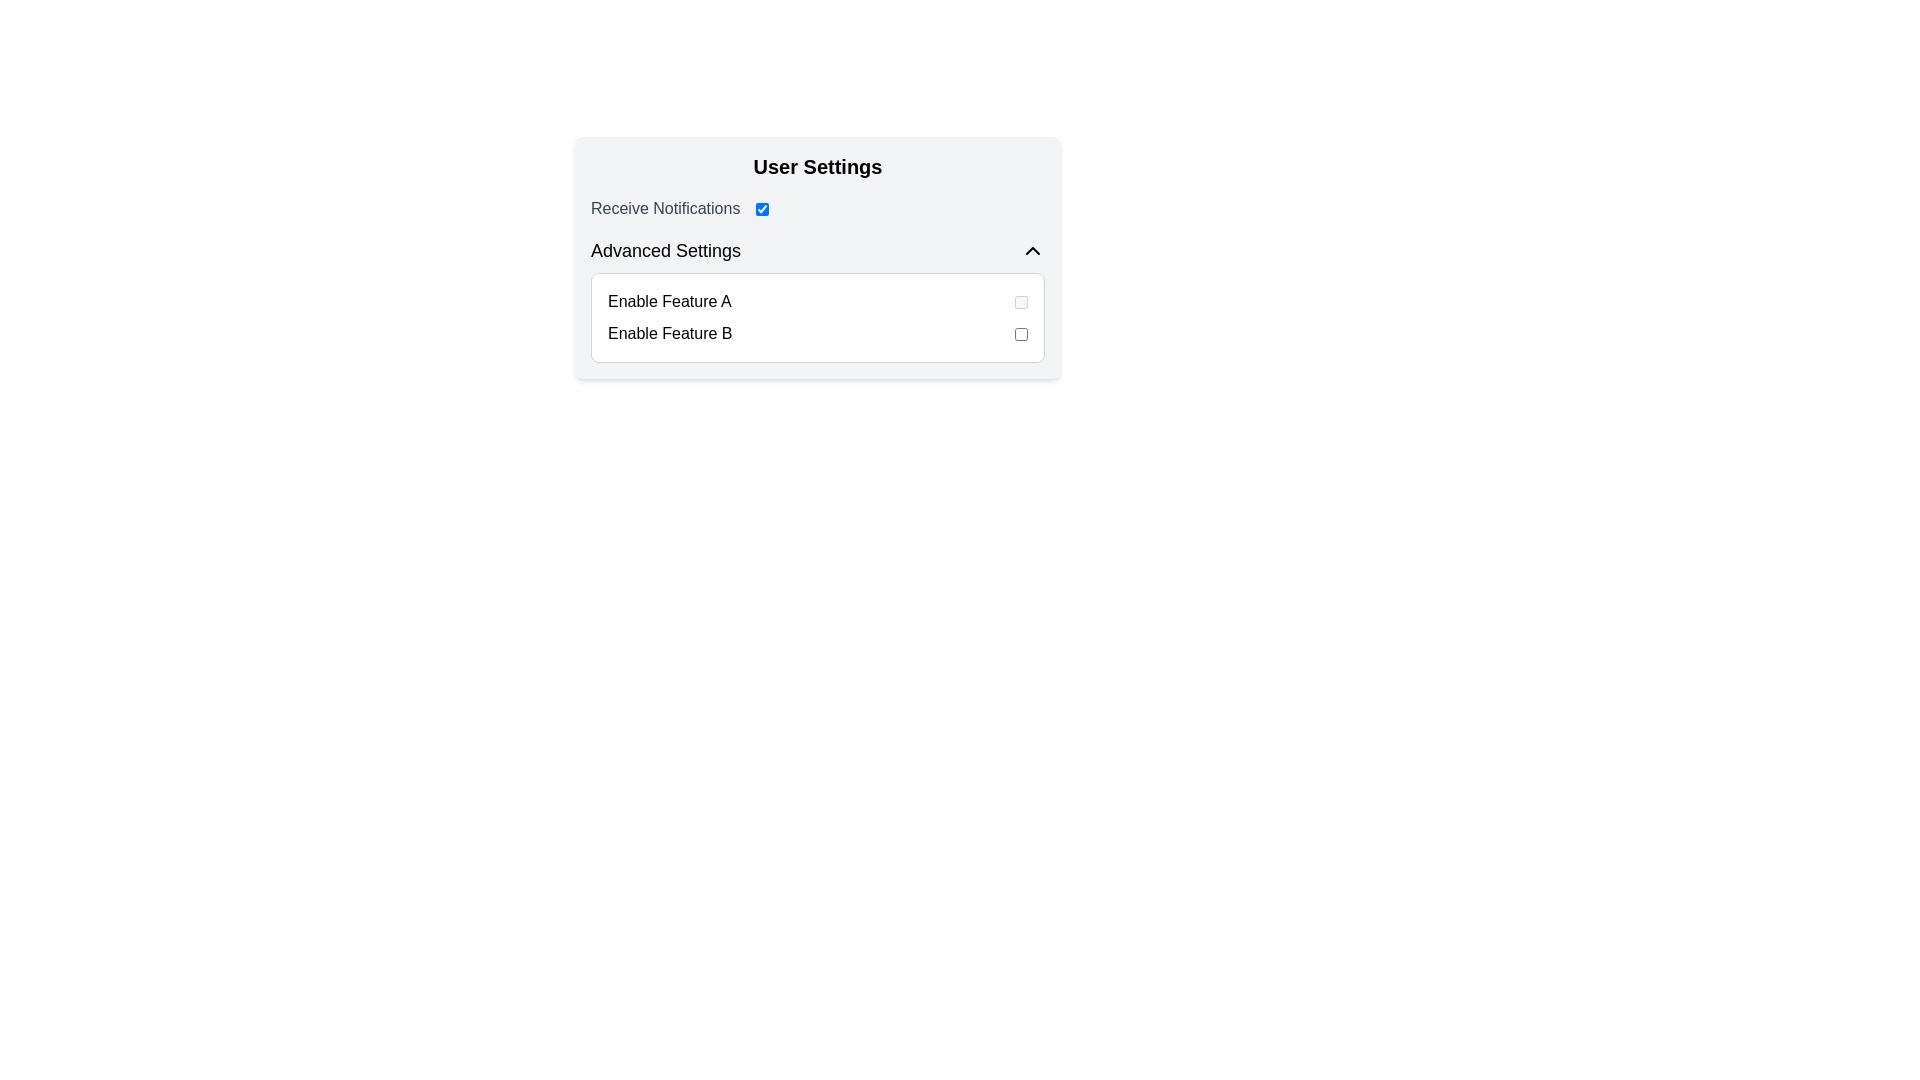 Image resolution: width=1920 pixels, height=1080 pixels. I want to click on the toggle switch styled as a checkbox located to the right of the text 'Enable Feature B' to change its state, so click(1021, 333).